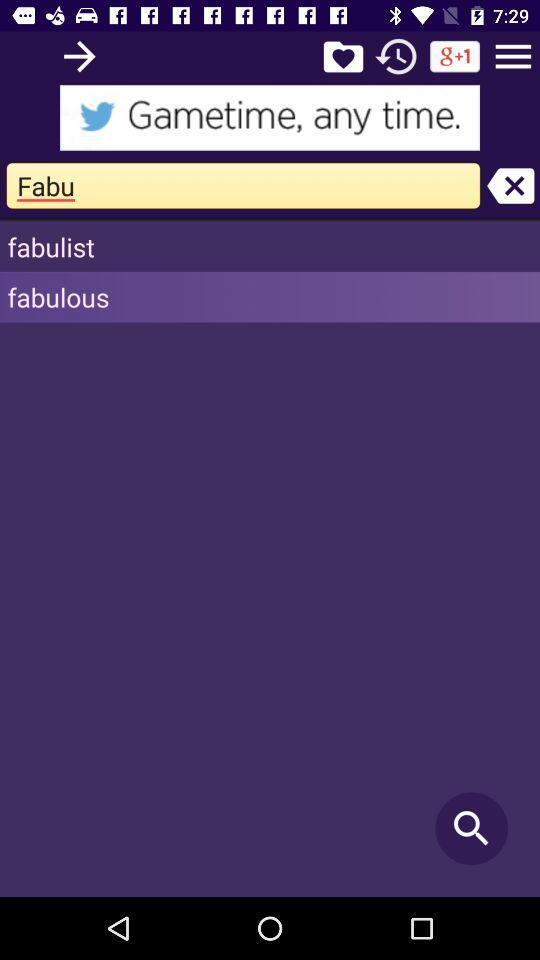 The image size is (540, 960). What do you see at coordinates (510, 185) in the screenshot?
I see `cancel search` at bounding box center [510, 185].